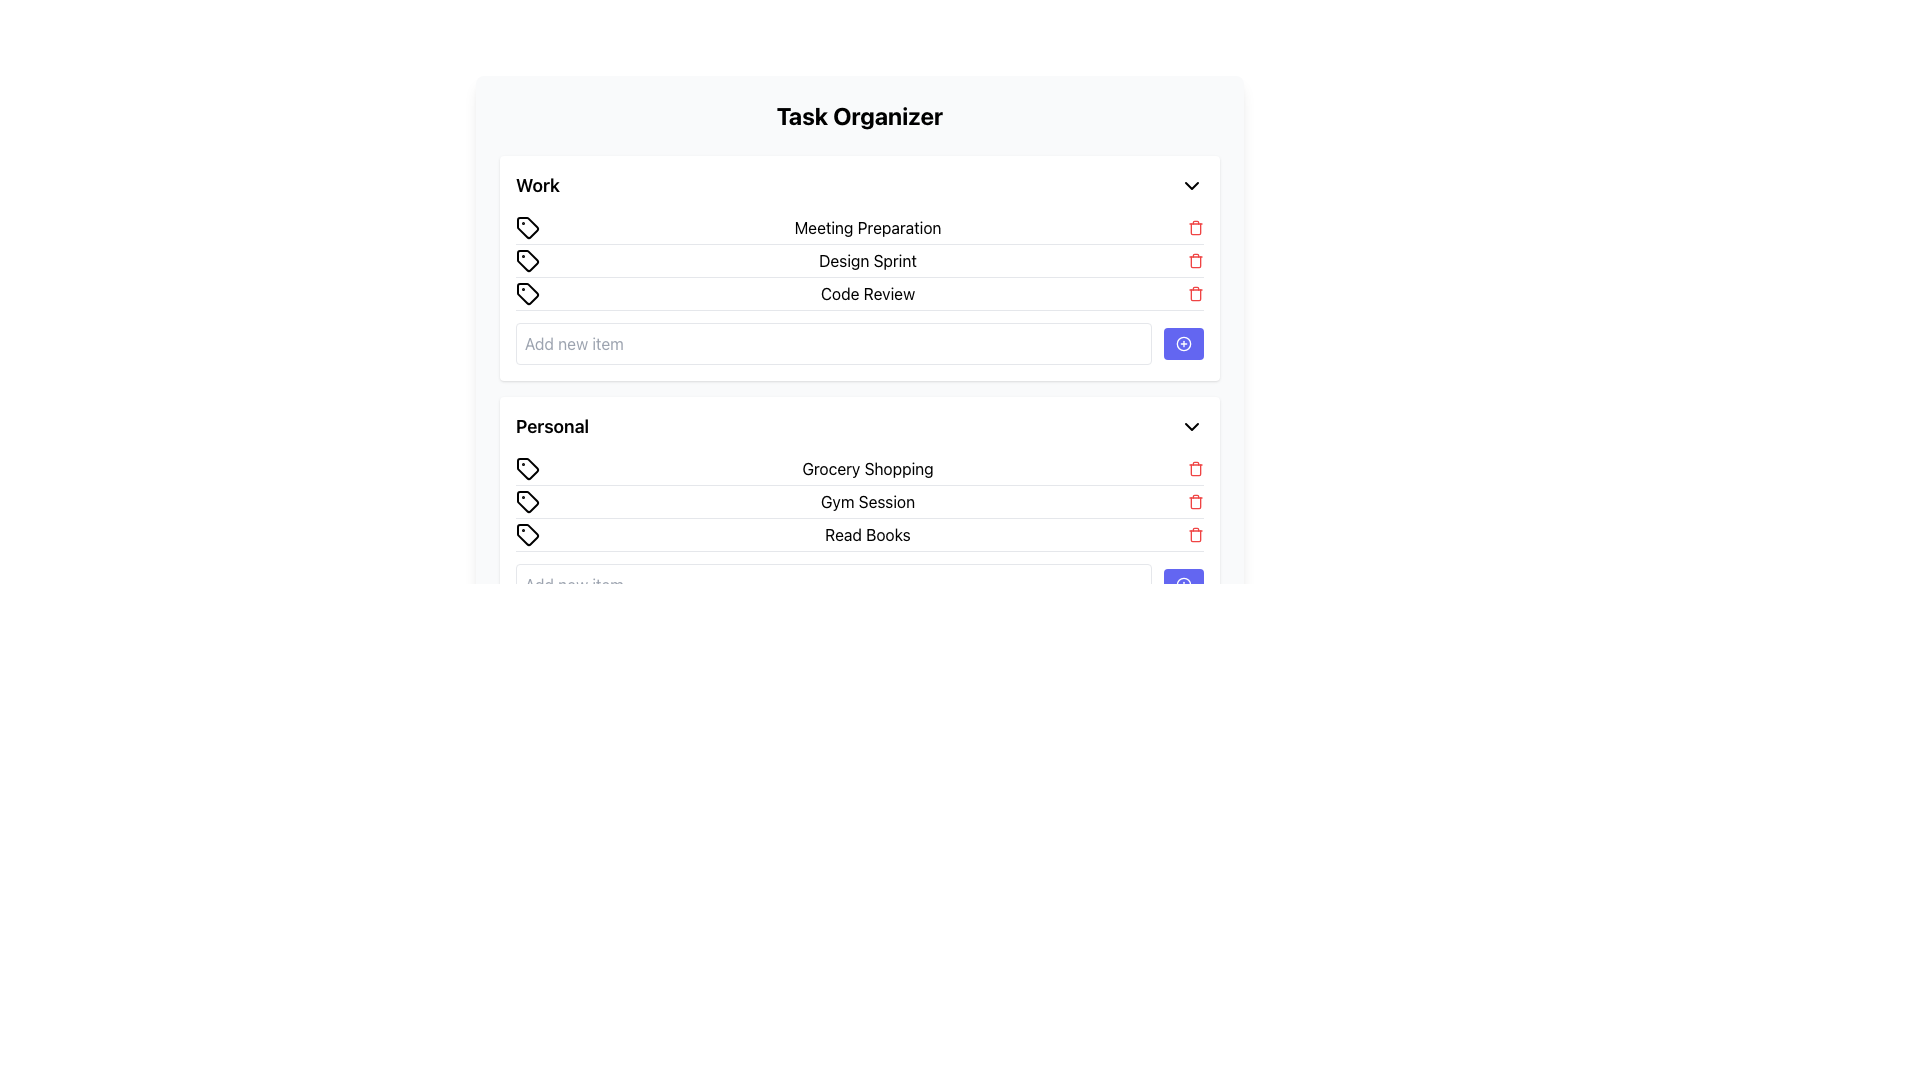 This screenshot has width=1920, height=1080. What do you see at coordinates (859, 294) in the screenshot?
I see `the 'Code Review' task item in the 'Work' category for further options` at bounding box center [859, 294].